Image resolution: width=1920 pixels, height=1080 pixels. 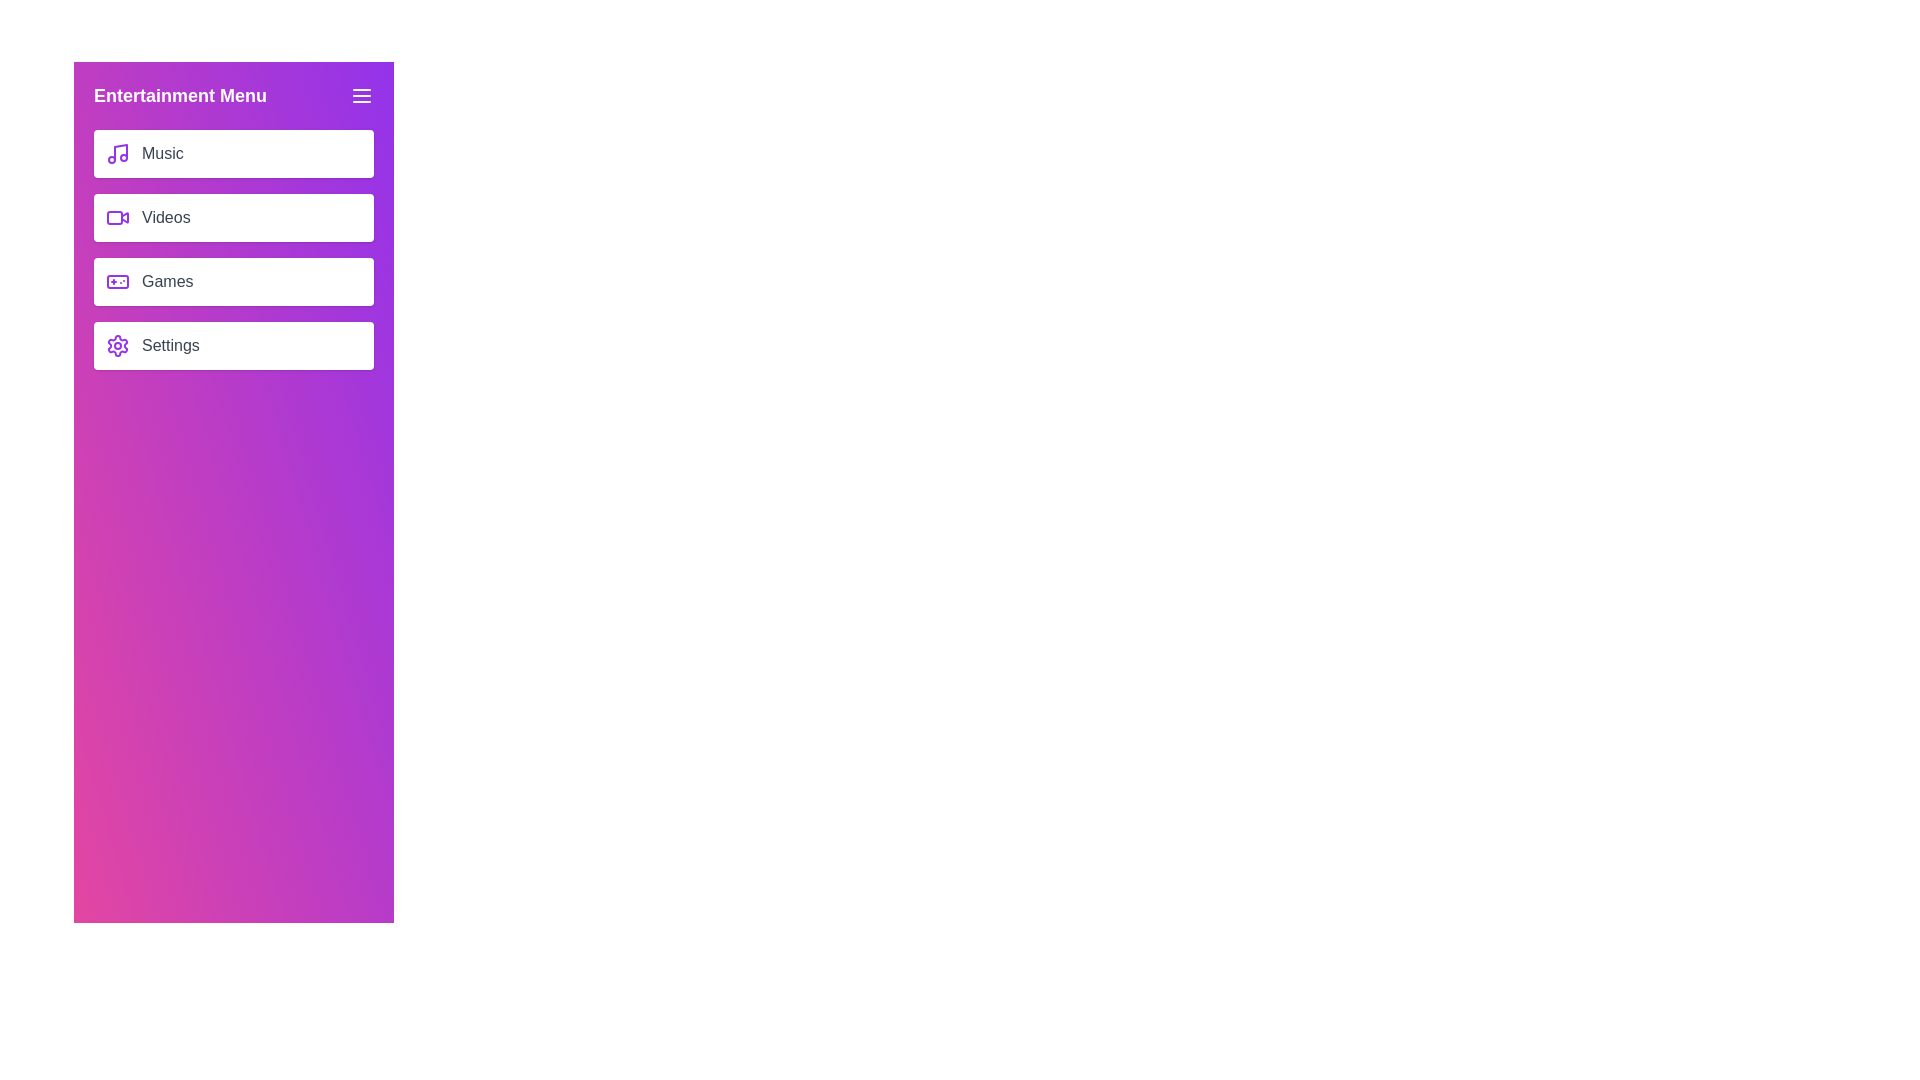 I want to click on the menu icon to close the drawer, so click(x=361, y=96).